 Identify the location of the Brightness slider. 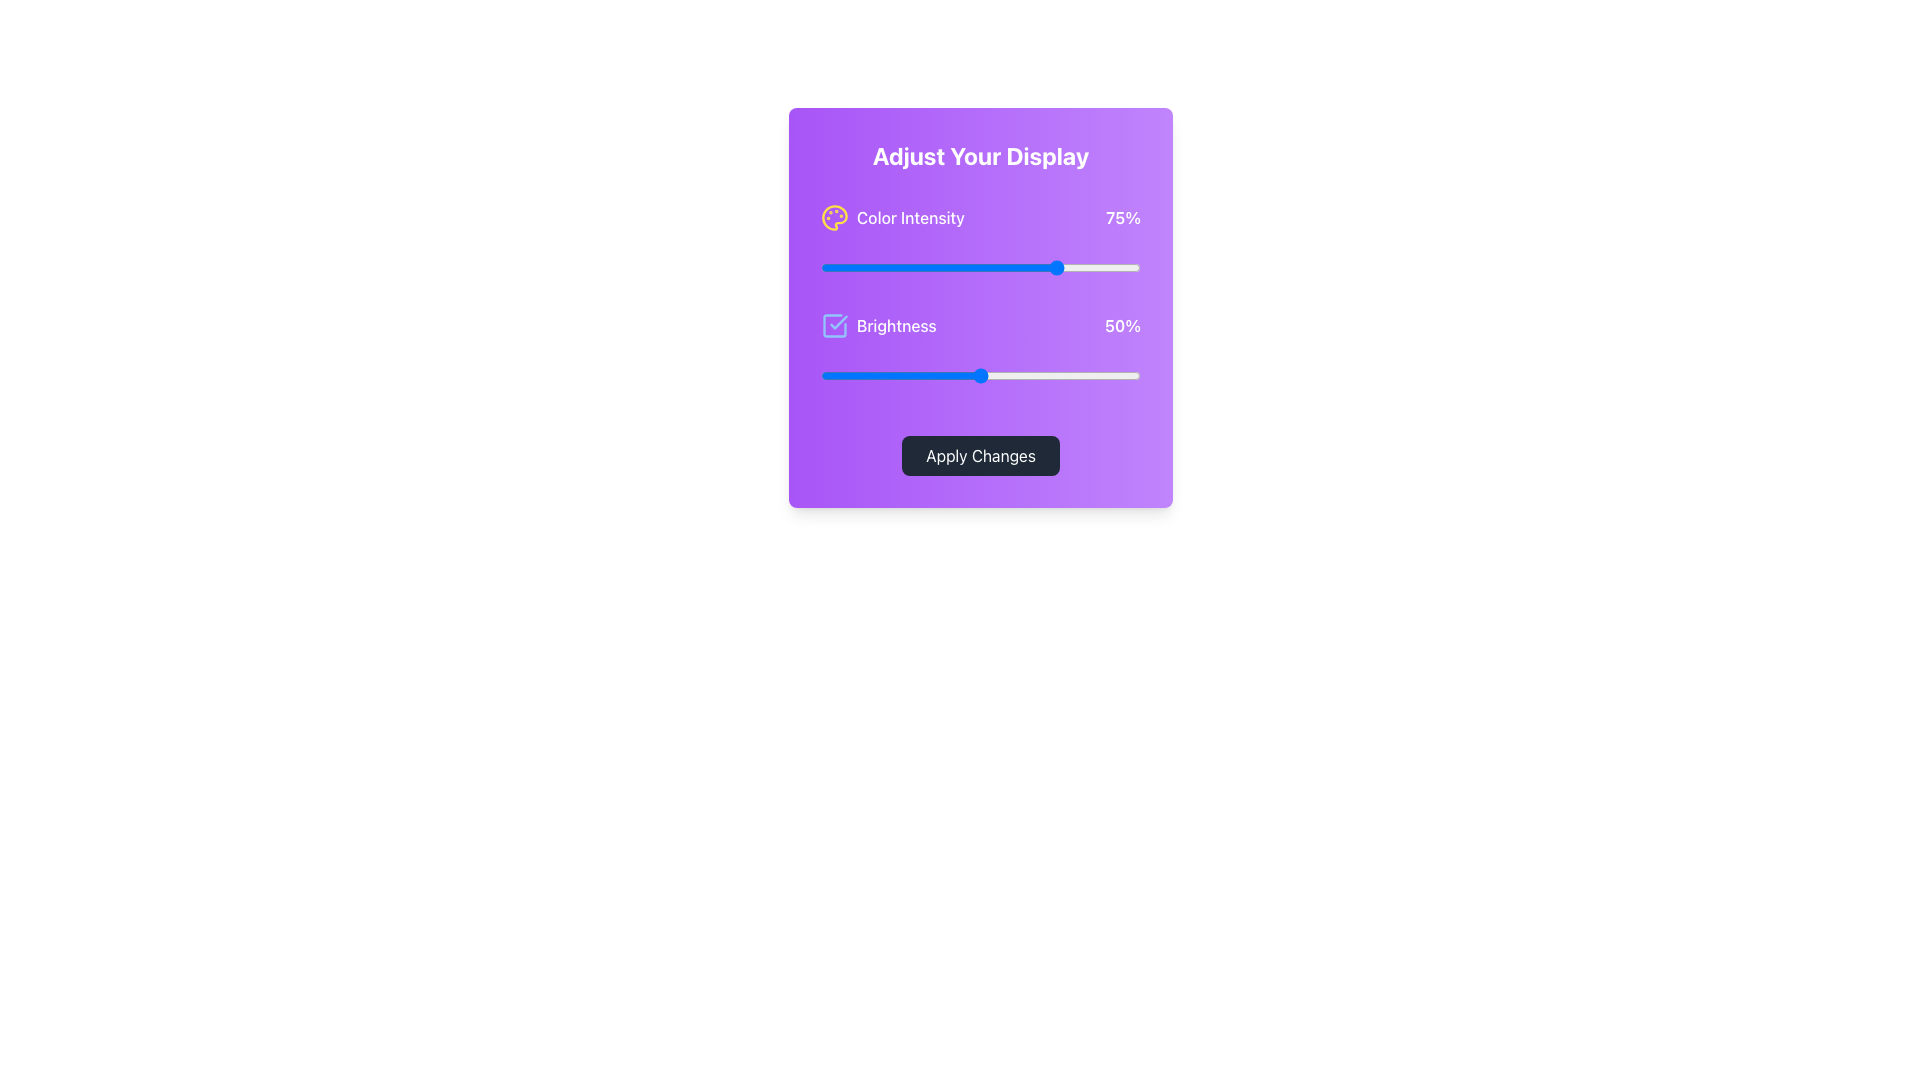
(1000, 375).